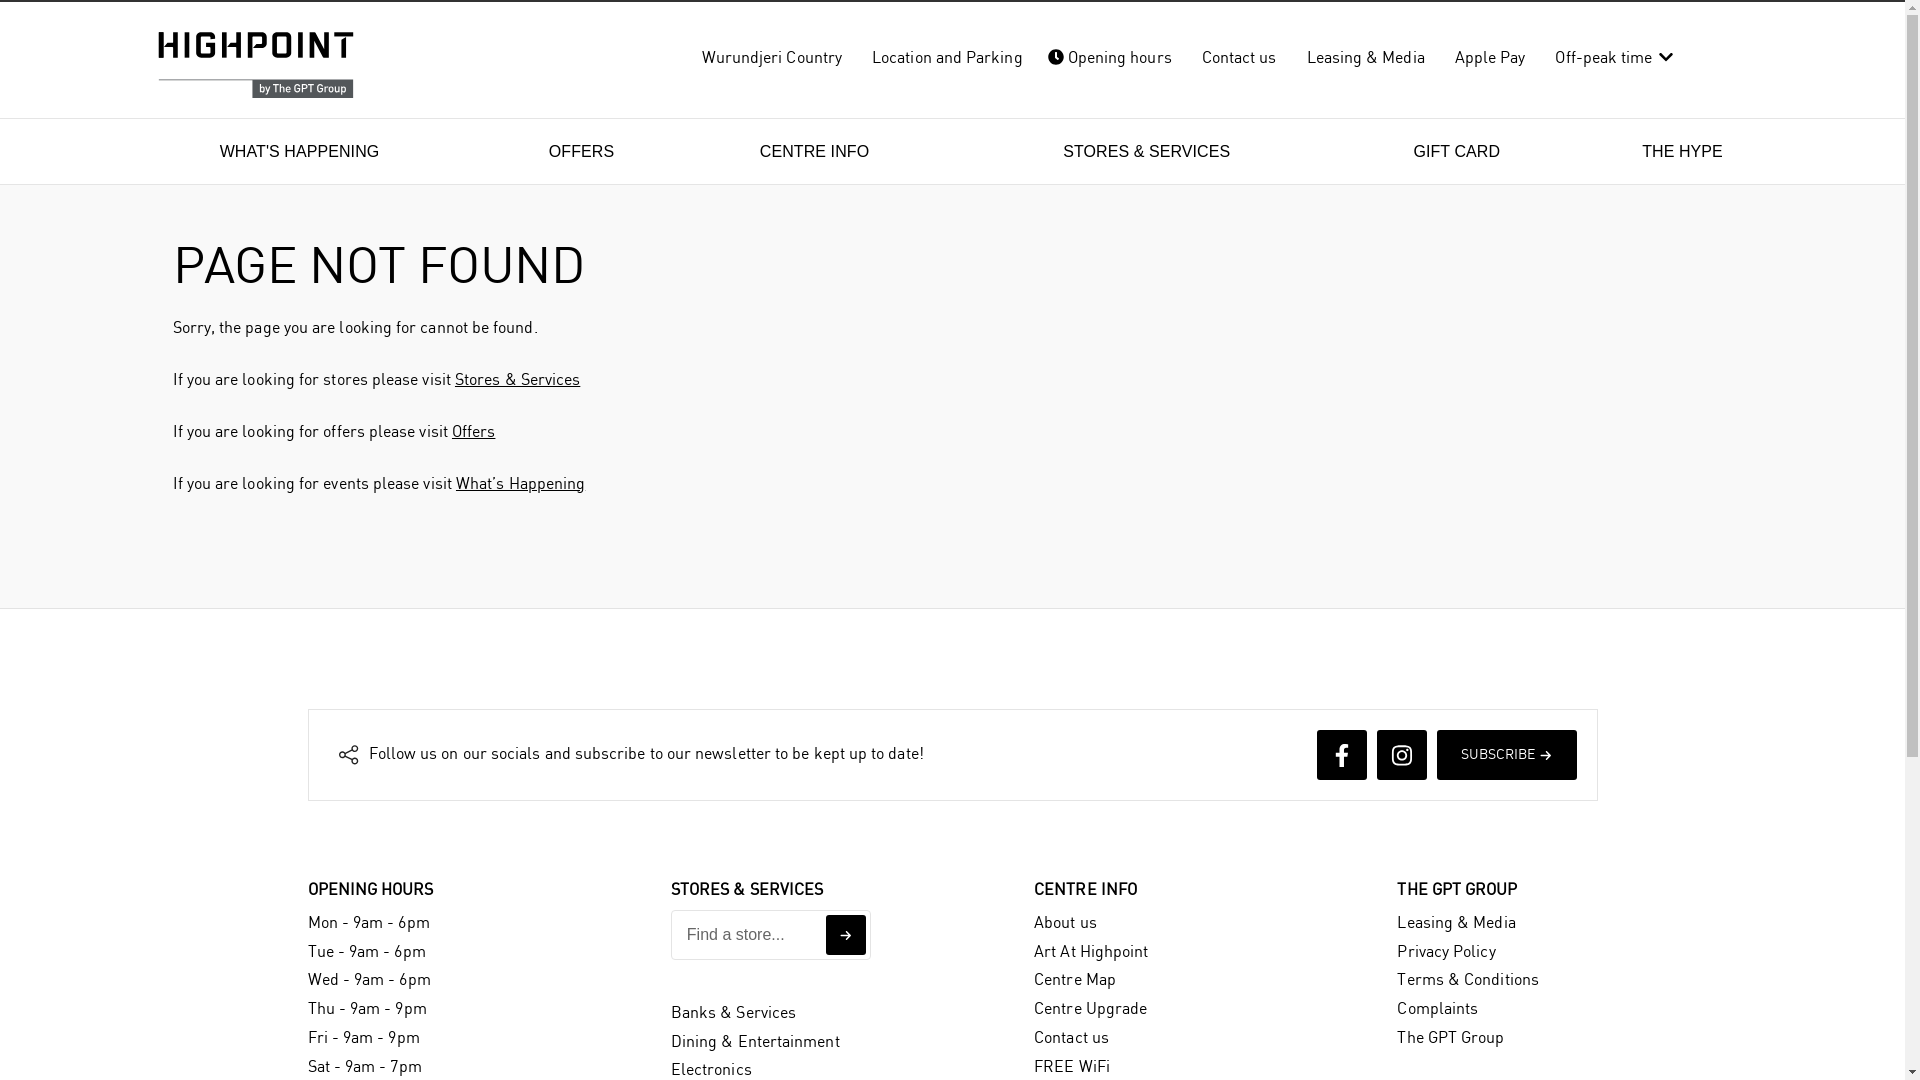 The height and width of the screenshot is (1080, 1920). Describe the element at coordinates (1457, 149) in the screenshot. I see `'GIFT CARD'` at that location.